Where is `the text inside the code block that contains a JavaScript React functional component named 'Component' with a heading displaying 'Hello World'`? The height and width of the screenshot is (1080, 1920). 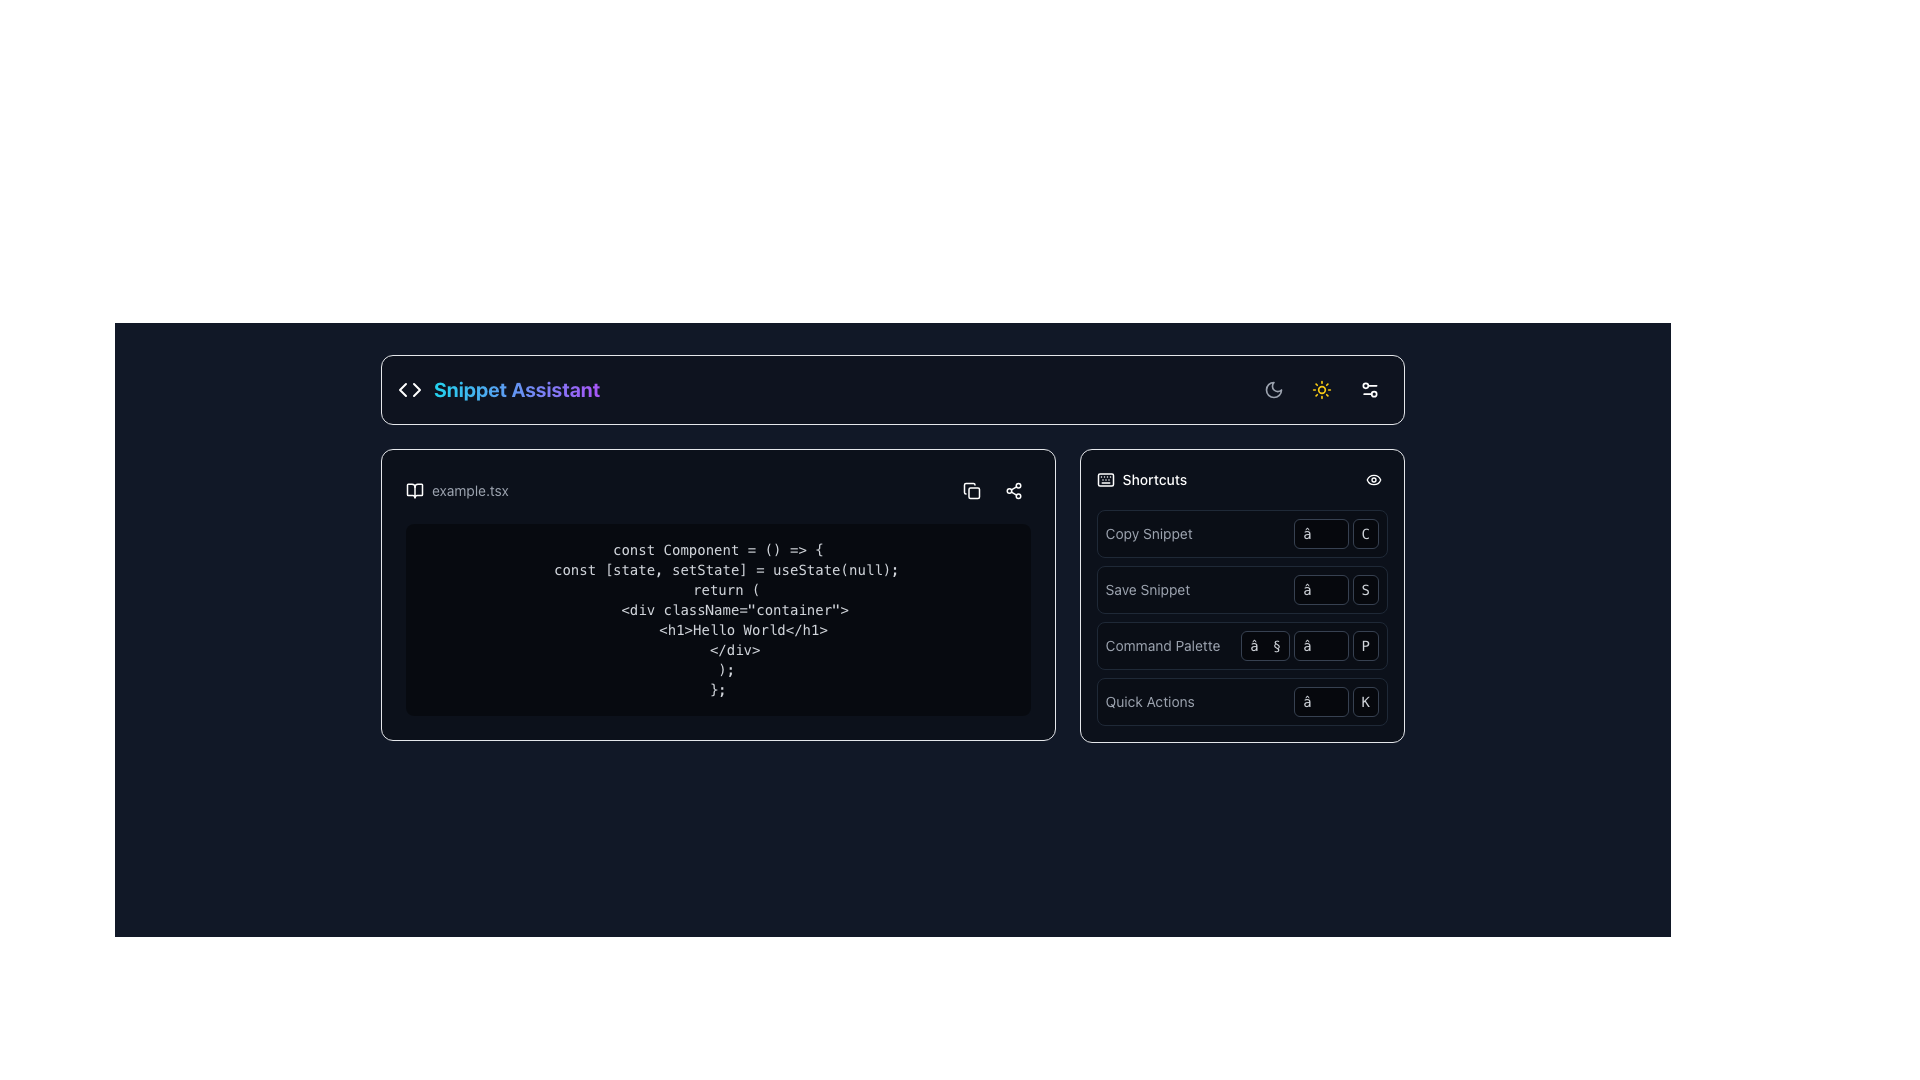 the text inside the code block that contains a JavaScript React functional component named 'Component' with a heading displaying 'Hello World' is located at coordinates (718, 619).